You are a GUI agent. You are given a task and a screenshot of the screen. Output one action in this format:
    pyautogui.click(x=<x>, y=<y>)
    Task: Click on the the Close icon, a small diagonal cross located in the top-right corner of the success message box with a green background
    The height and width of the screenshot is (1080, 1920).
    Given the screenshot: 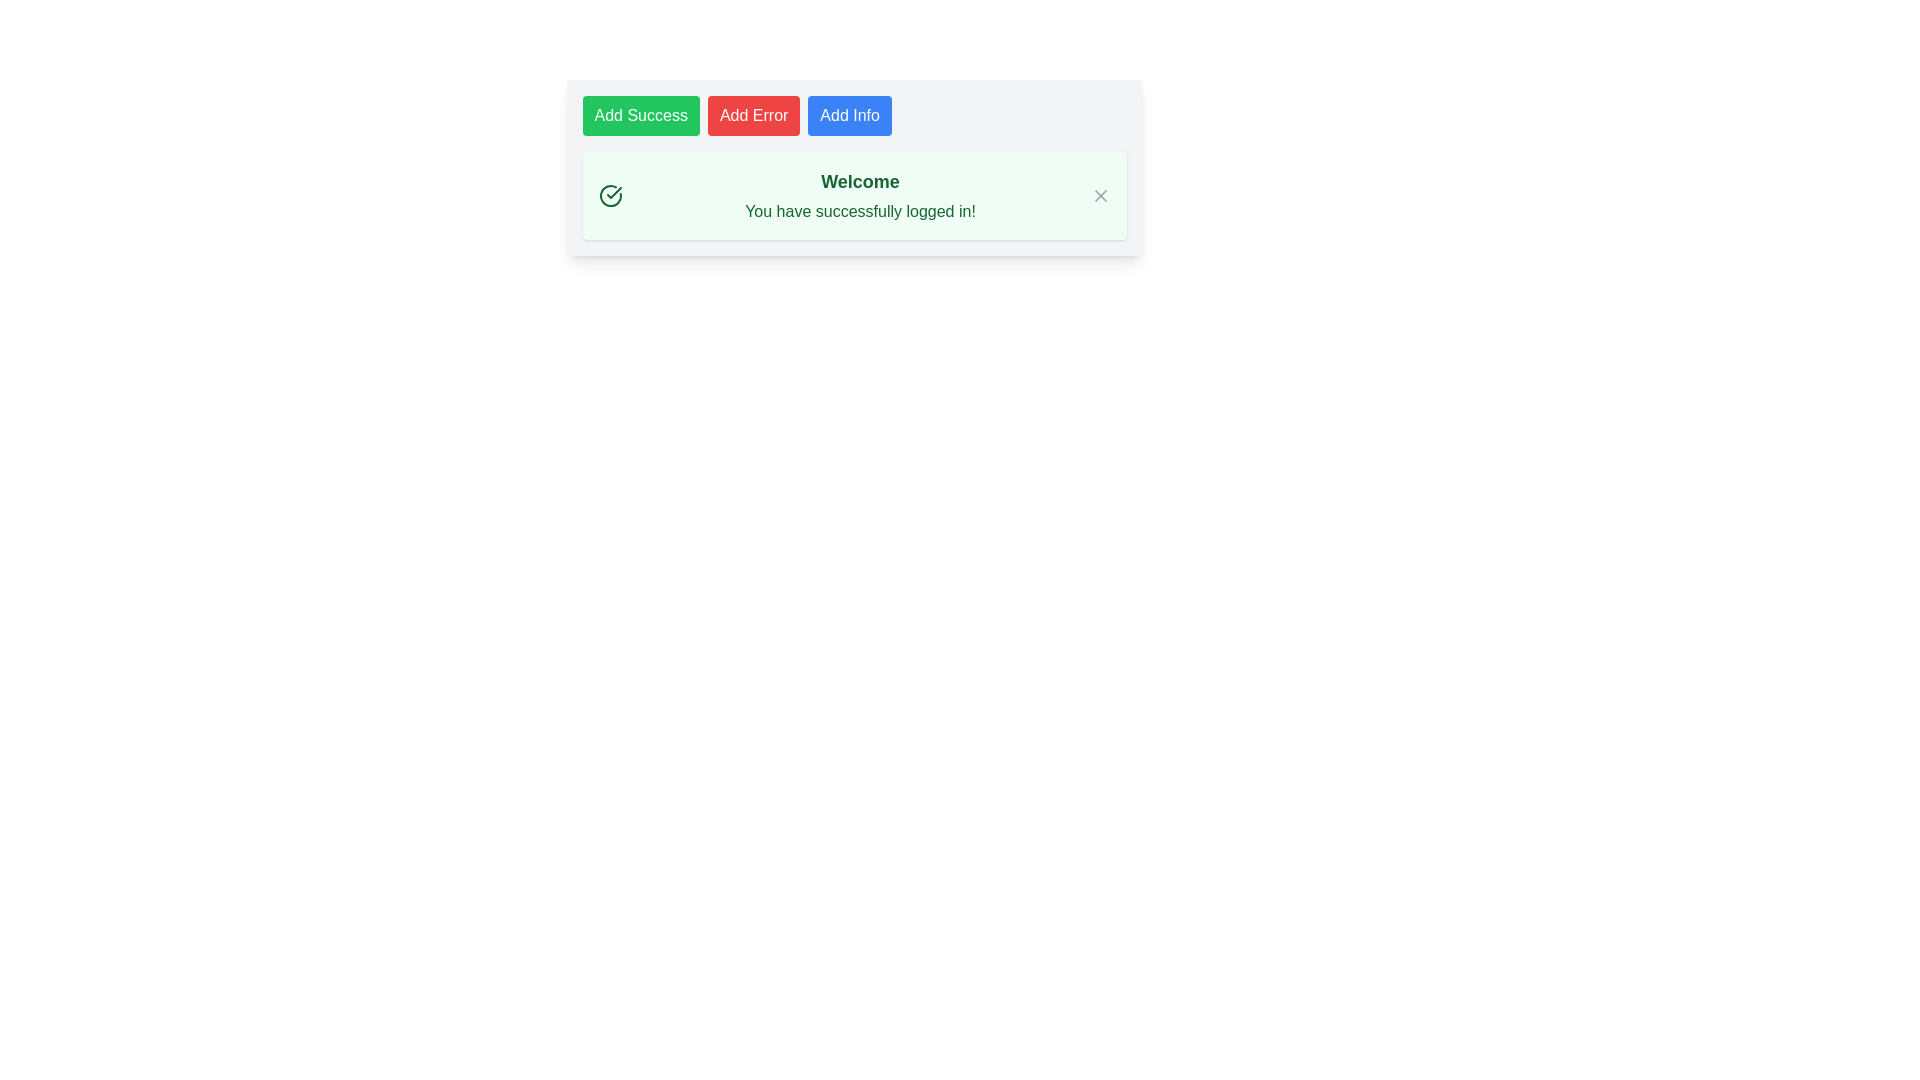 What is the action you would take?
    pyautogui.click(x=1099, y=196)
    